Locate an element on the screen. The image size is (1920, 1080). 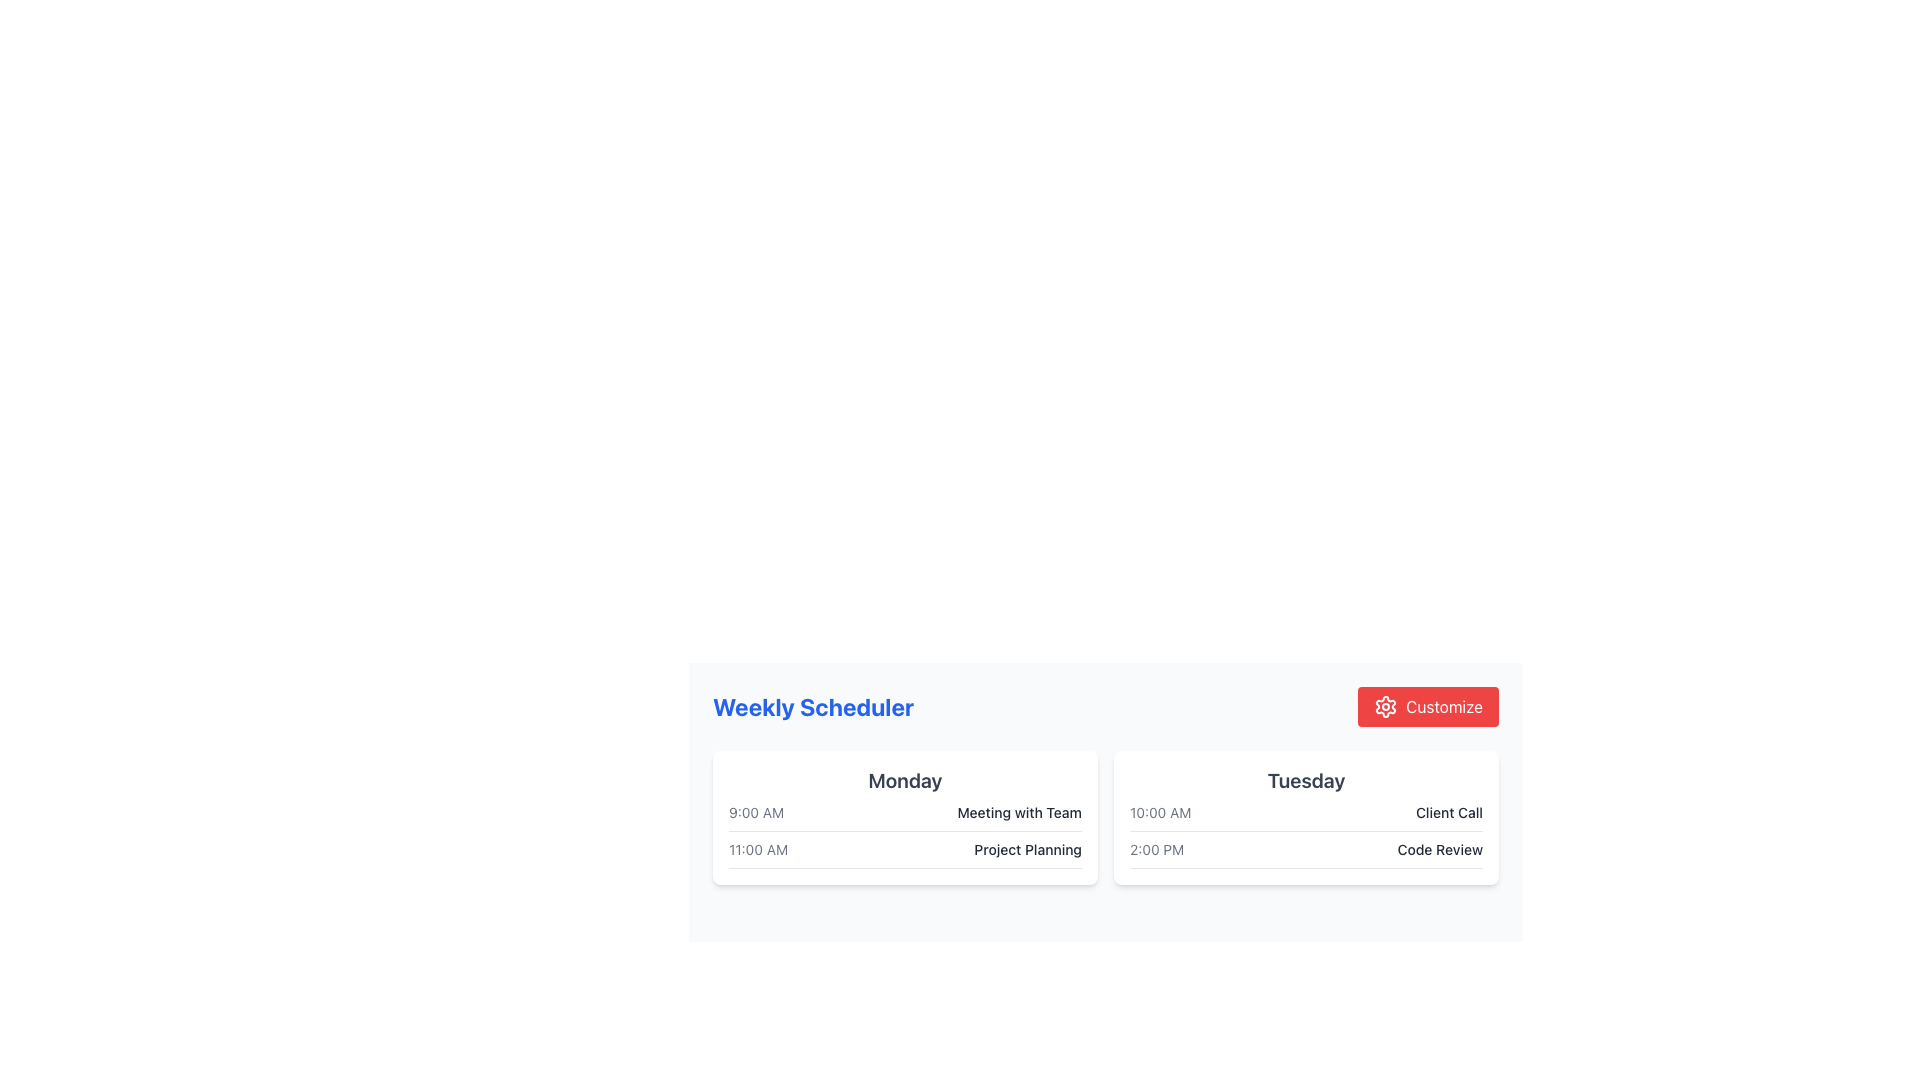
the 'settings' icon within the 'Customize' button located in the top-right corner of the scheduler view is located at coordinates (1385, 705).